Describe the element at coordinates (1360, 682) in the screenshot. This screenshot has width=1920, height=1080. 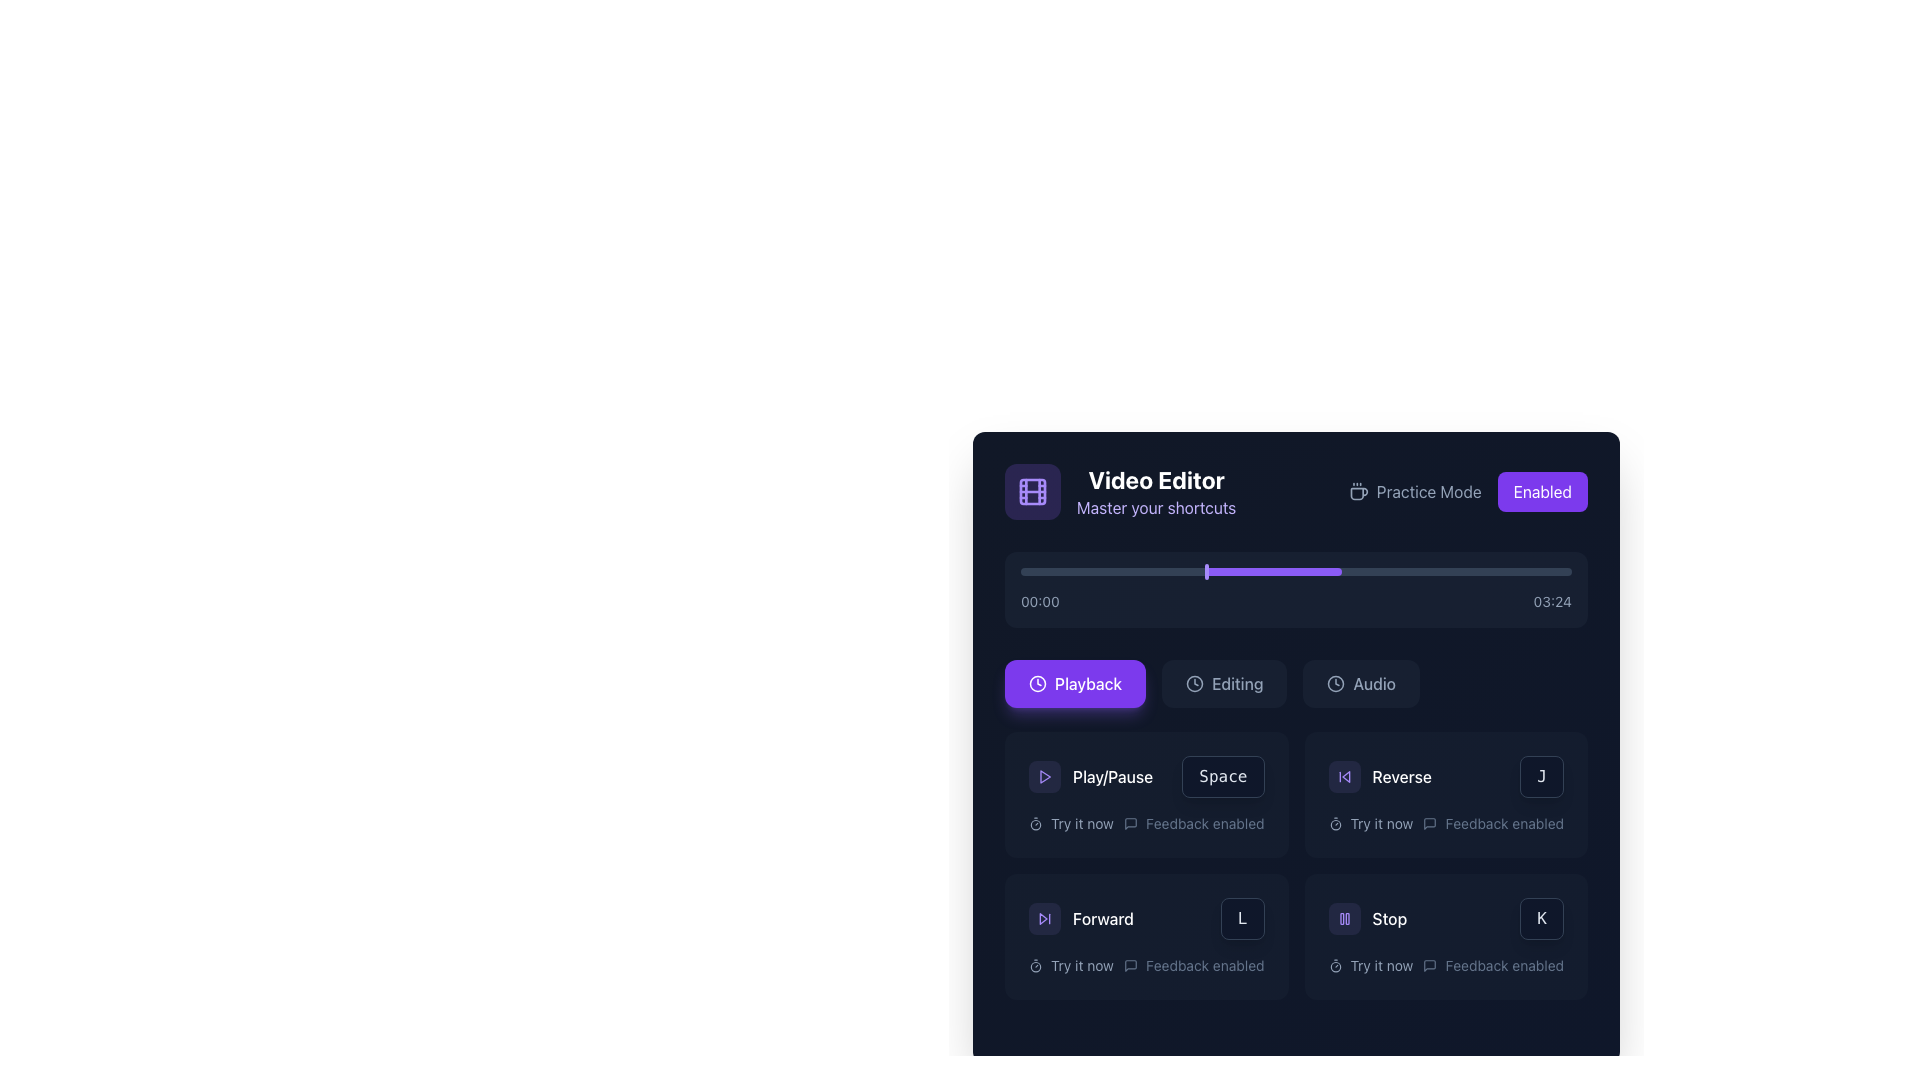
I see `the audio management button, which is the third button in a horizontal set` at that location.